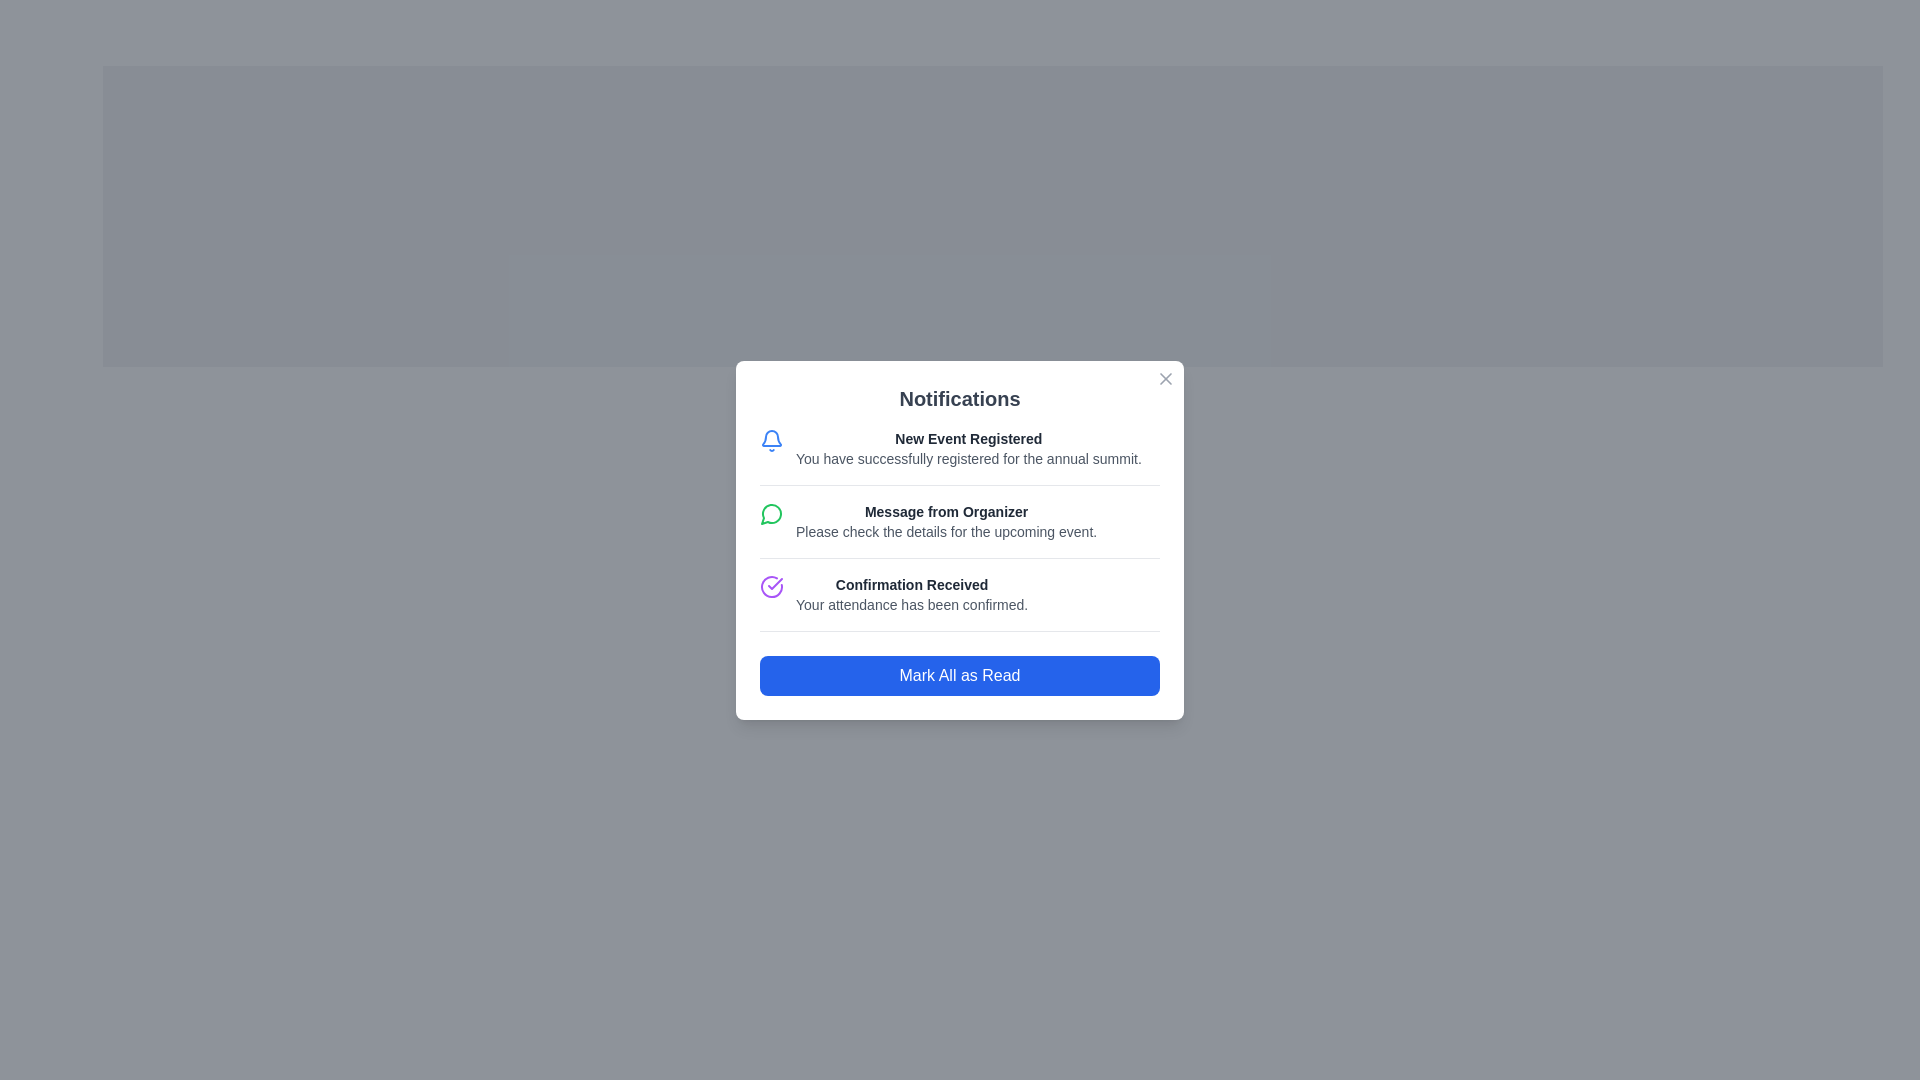 This screenshot has width=1920, height=1080. I want to click on the text label that displays 'Your attendance has been confirmed.' located below the header 'Confirmation Received' in the notifications card, so click(911, 603).